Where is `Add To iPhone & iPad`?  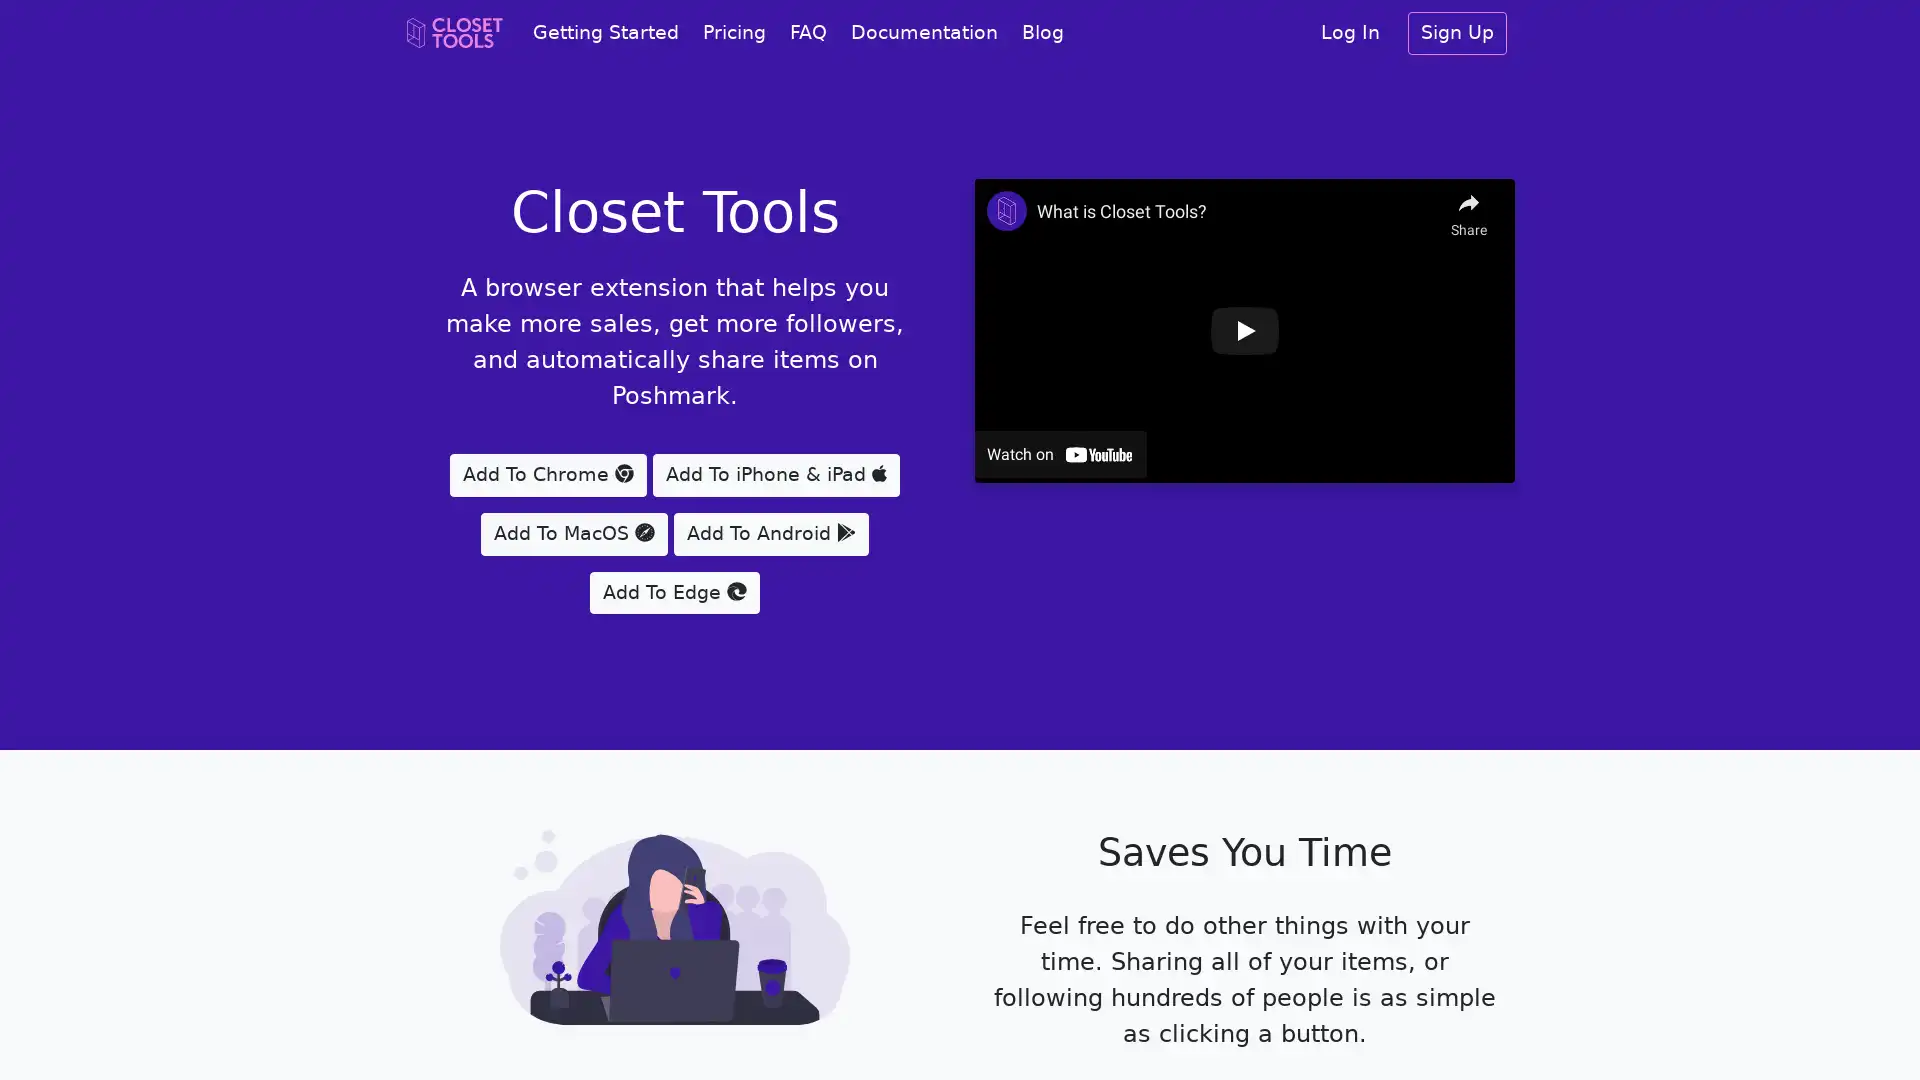 Add To iPhone & iPad is located at coordinates (775, 474).